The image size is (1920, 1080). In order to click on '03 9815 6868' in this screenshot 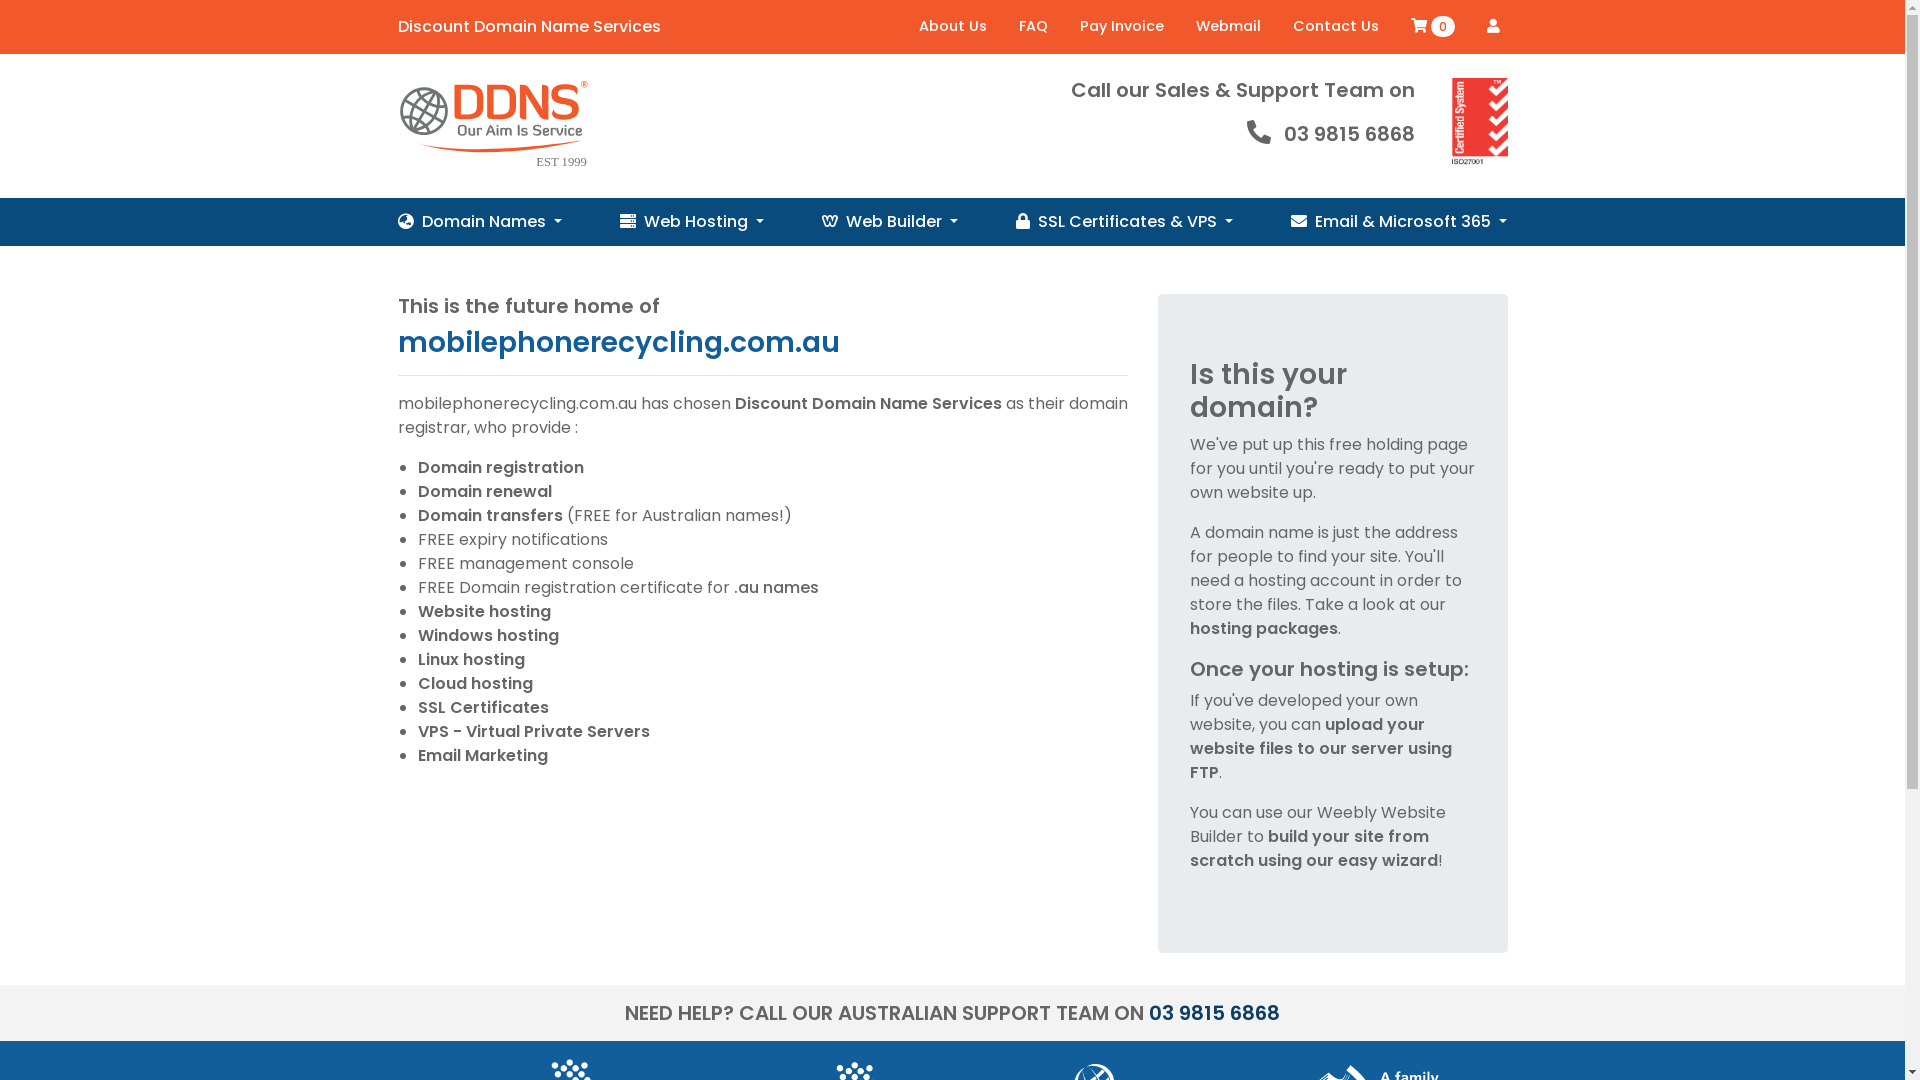, I will do `click(1213, 1013)`.